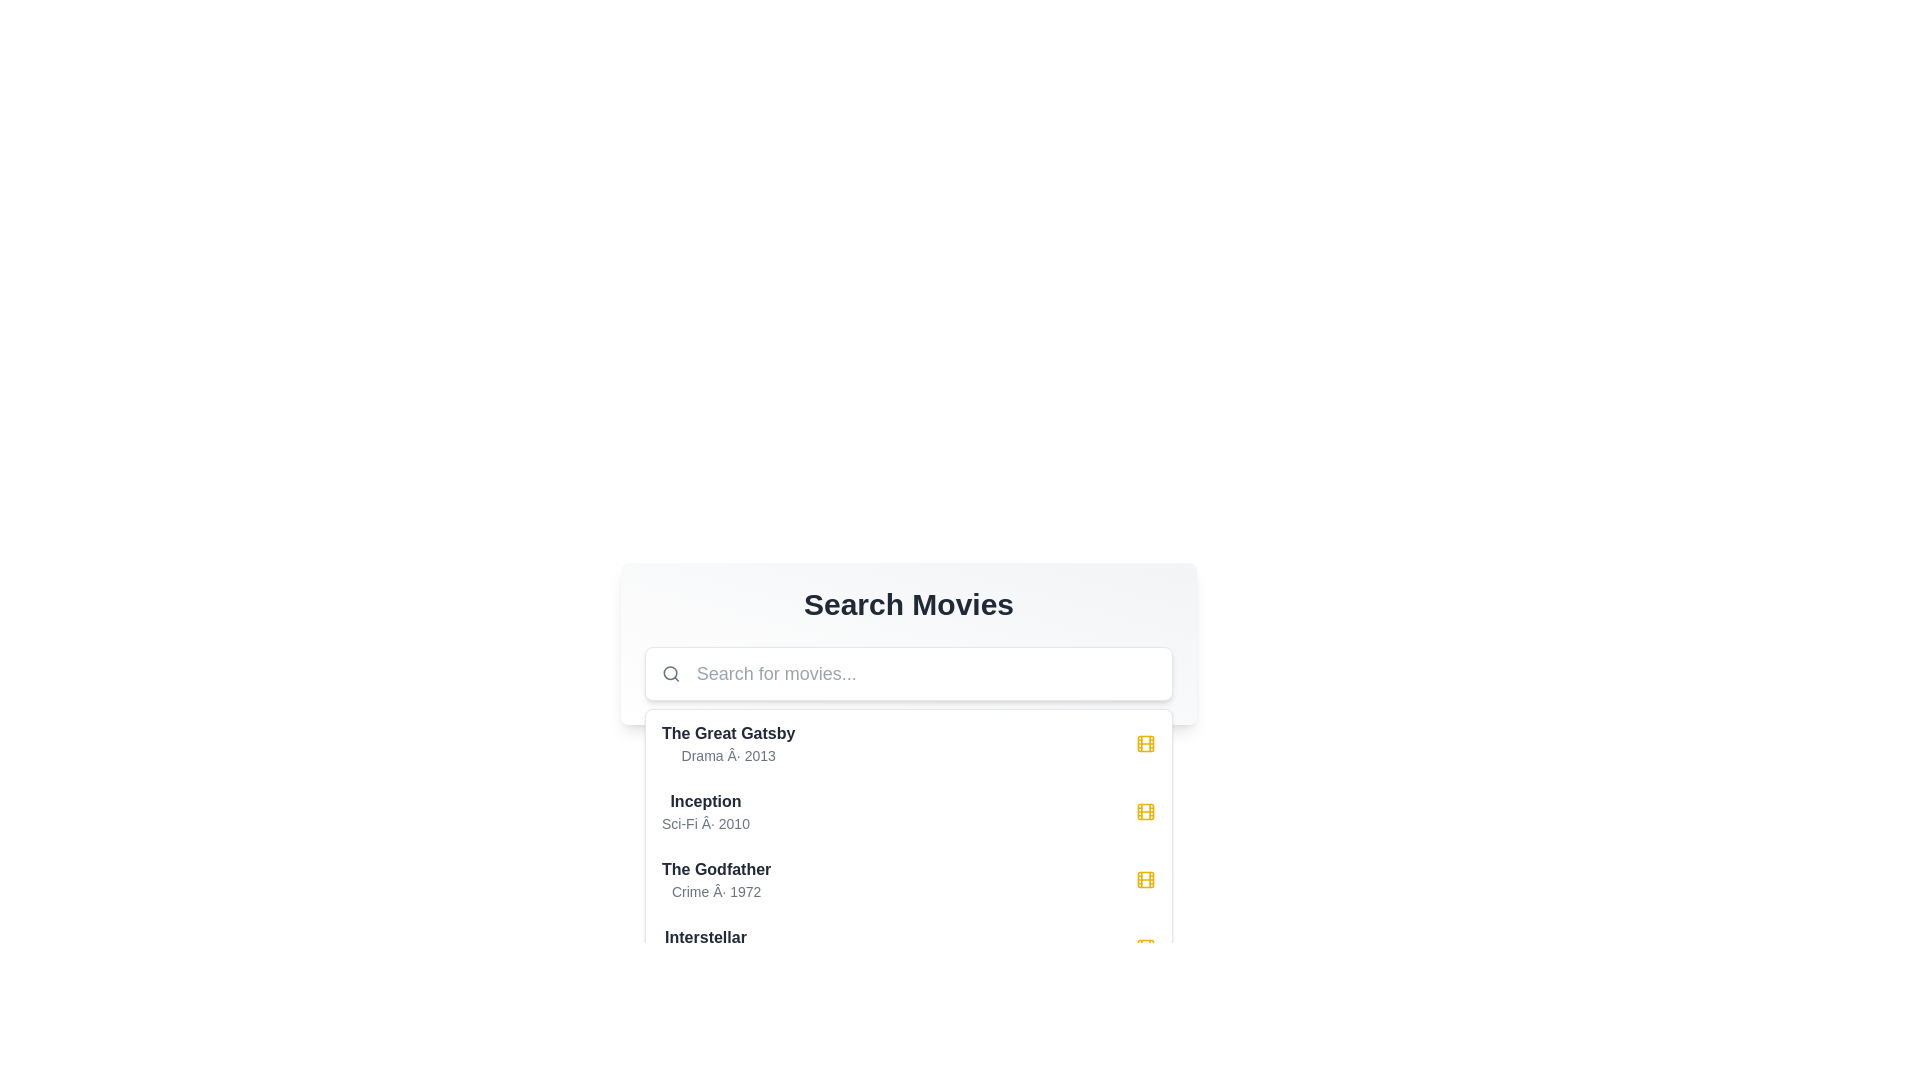 The height and width of the screenshot is (1080, 1920). I want to click on the yellow rounded rectangle graphic component of the film icon located on the right side of the second item in the vertical list of movie entries, so click(1146, 812).